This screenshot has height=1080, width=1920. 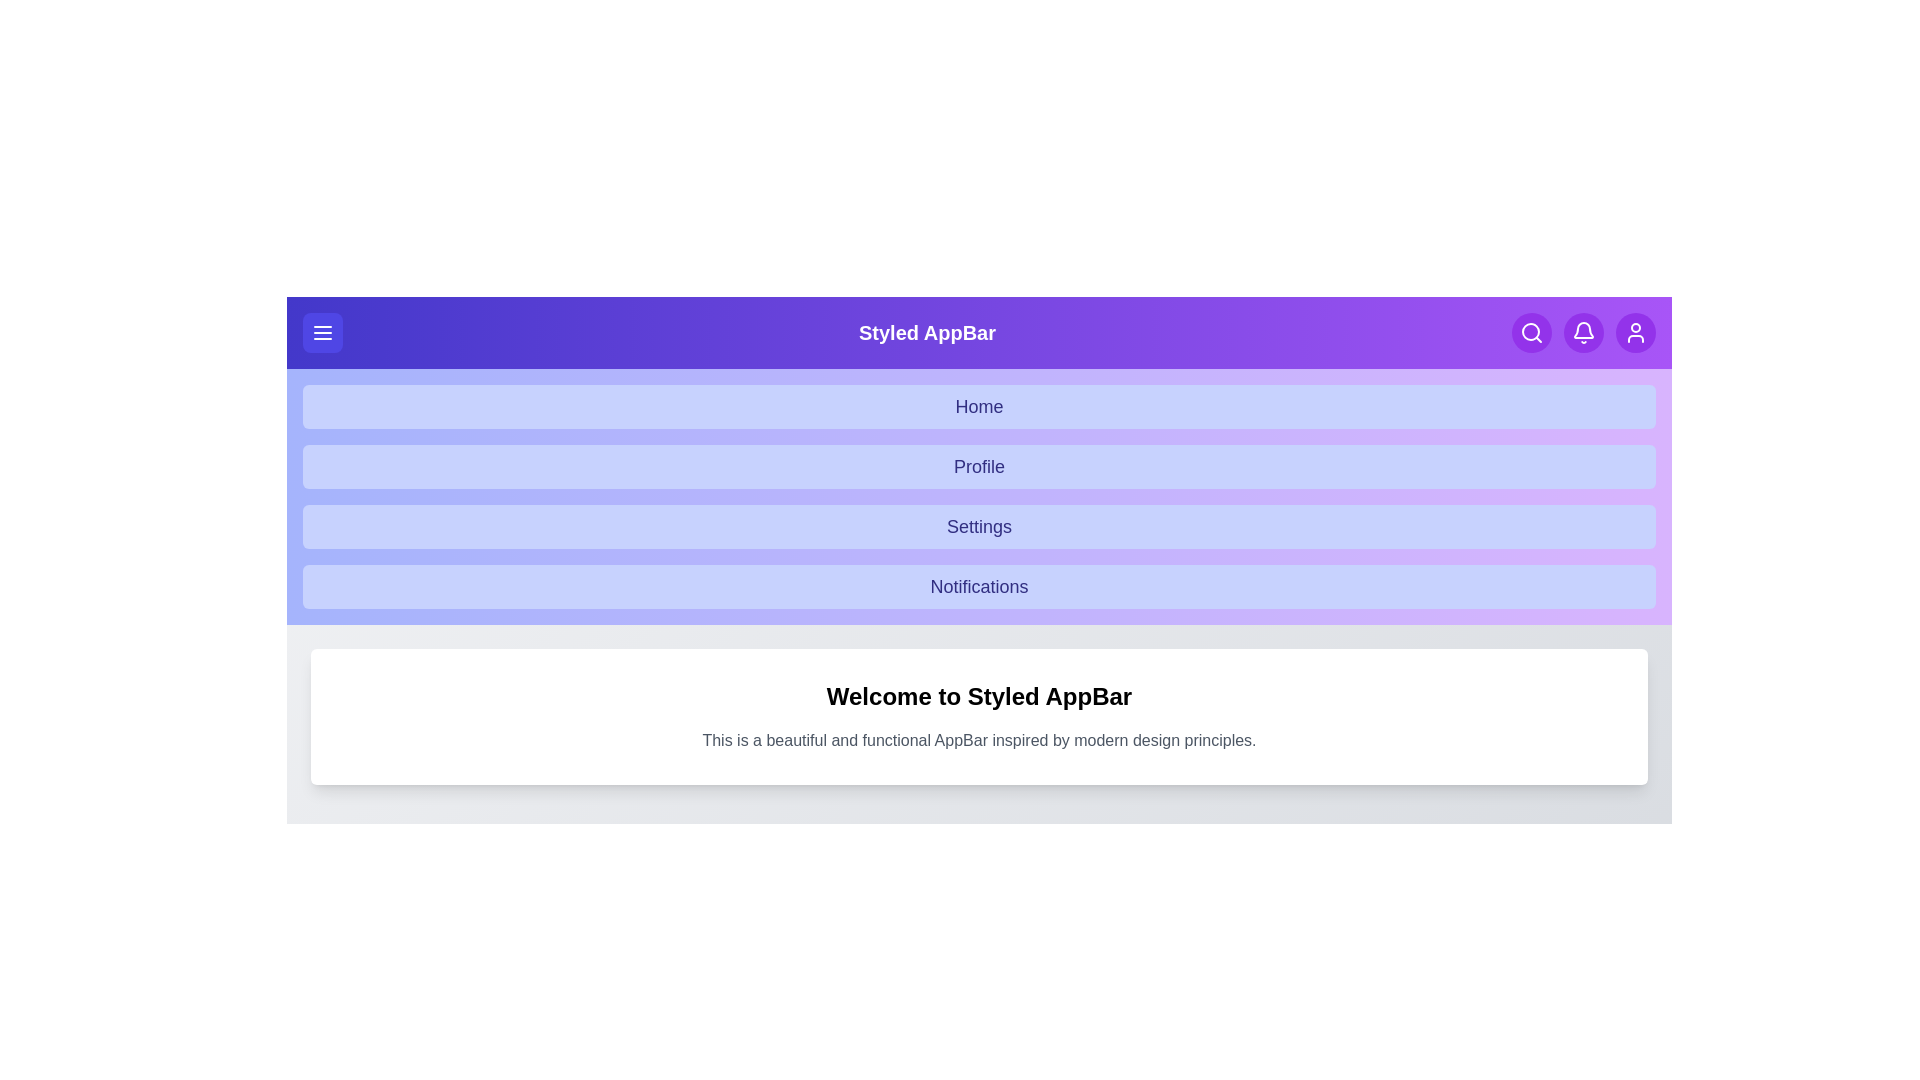 I want to click on the navigation item labeled Notifications, so click(x=979, y=585).